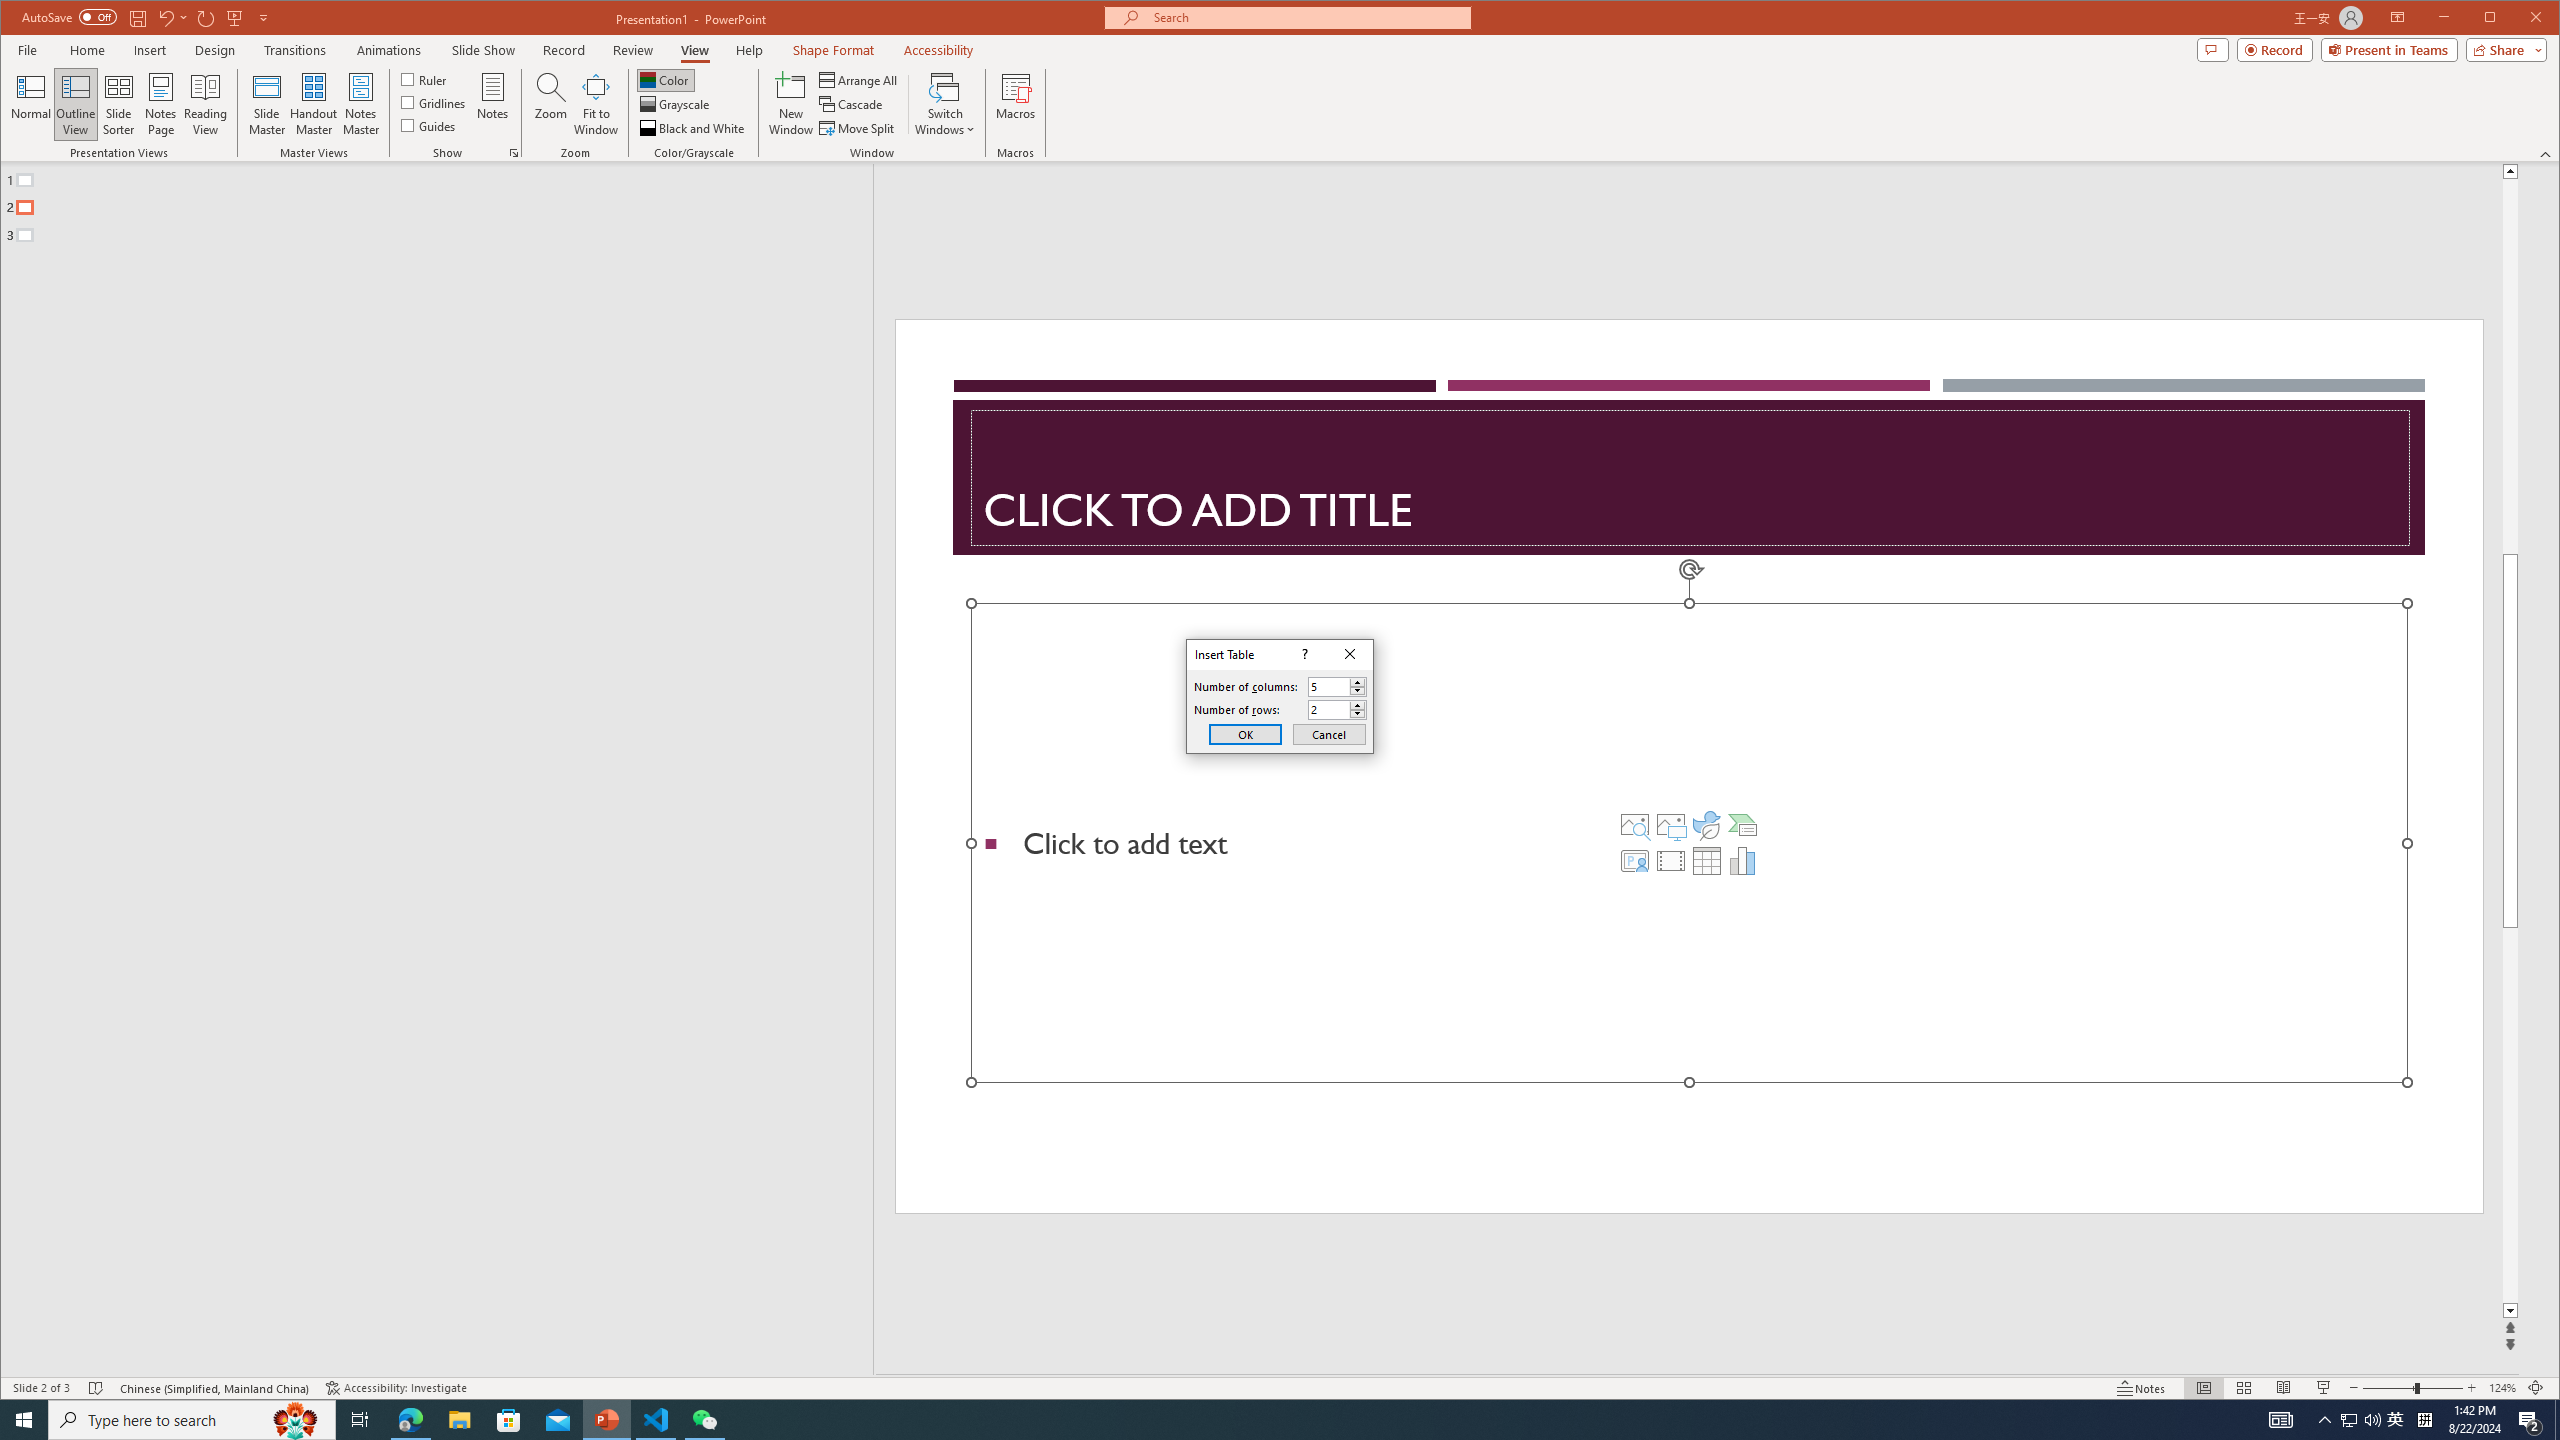 This screenshot has height=1440, width=2560. What do you see at coordinates (1328, 685) in the screenshot?
I see `'Number of columns'` at bounding box center [1328, 685].